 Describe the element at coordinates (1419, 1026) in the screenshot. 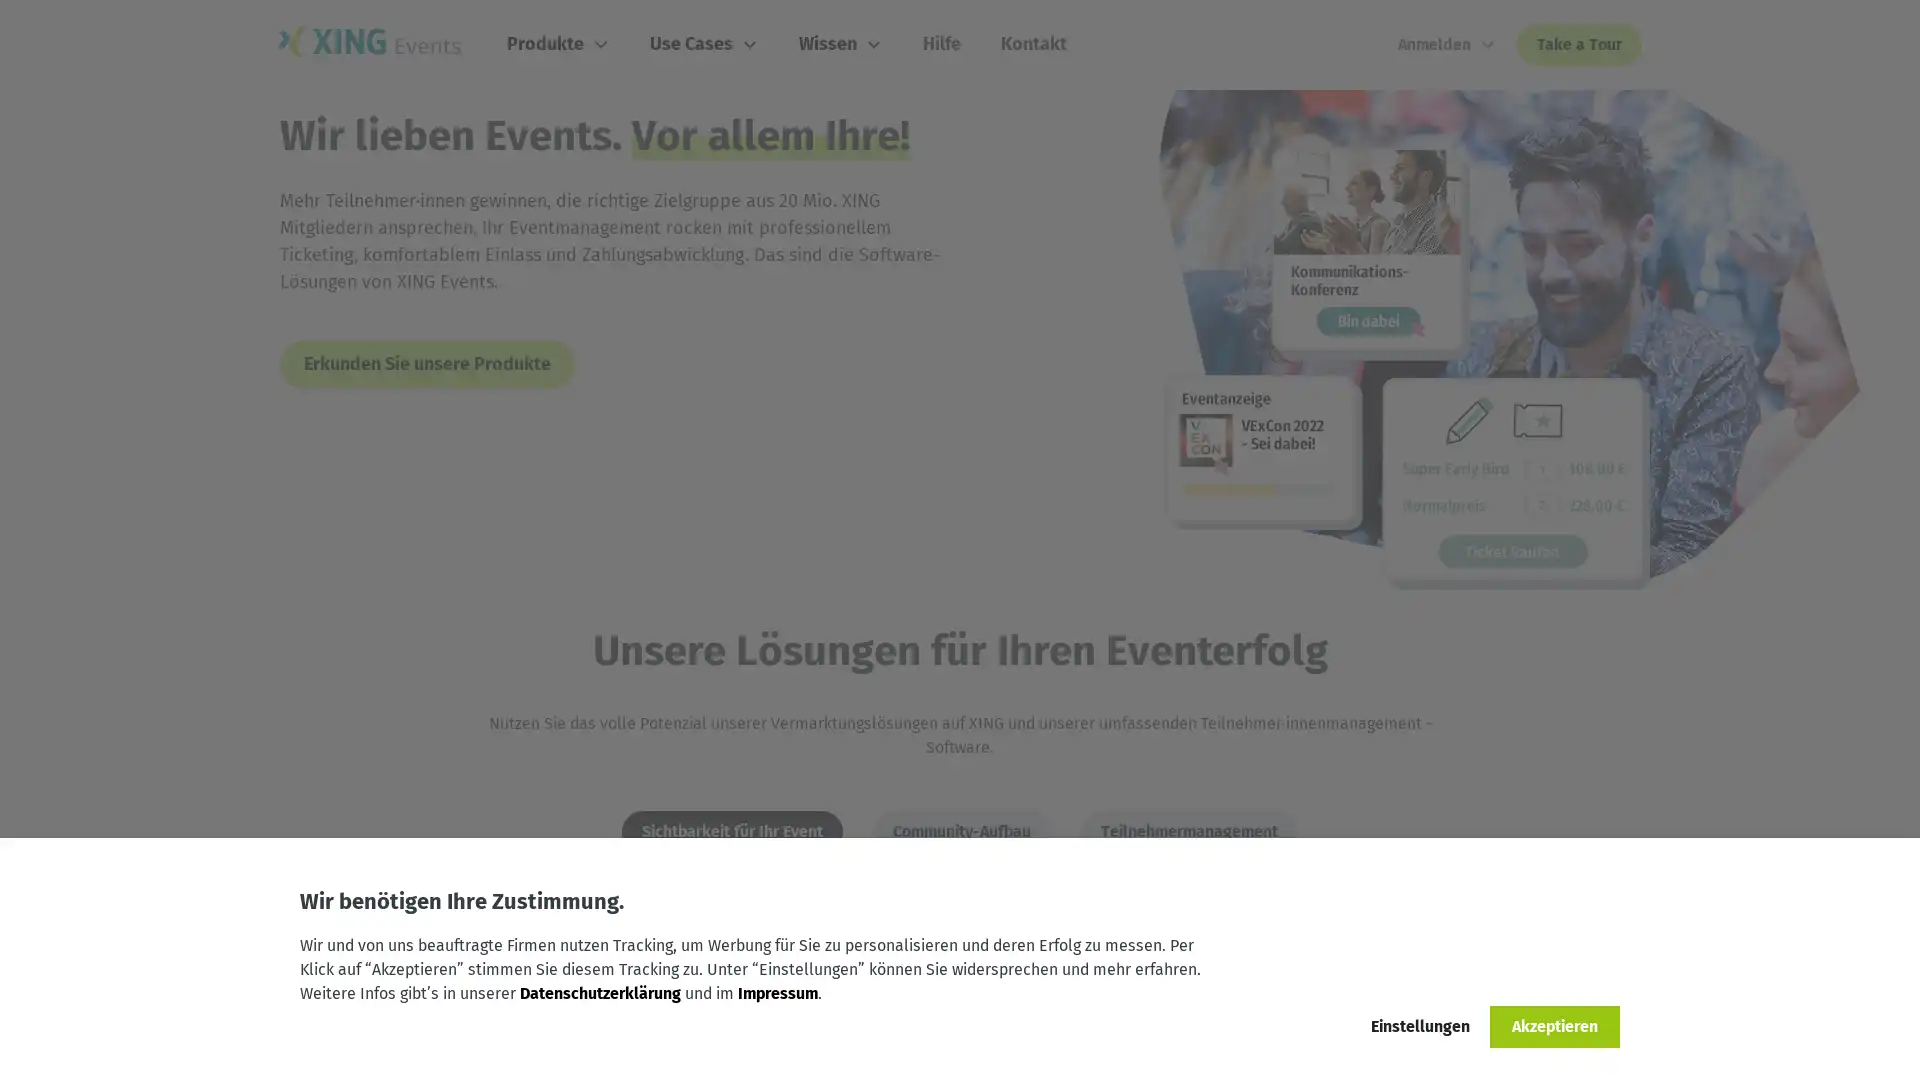

I see `Einstellungen` at that location.